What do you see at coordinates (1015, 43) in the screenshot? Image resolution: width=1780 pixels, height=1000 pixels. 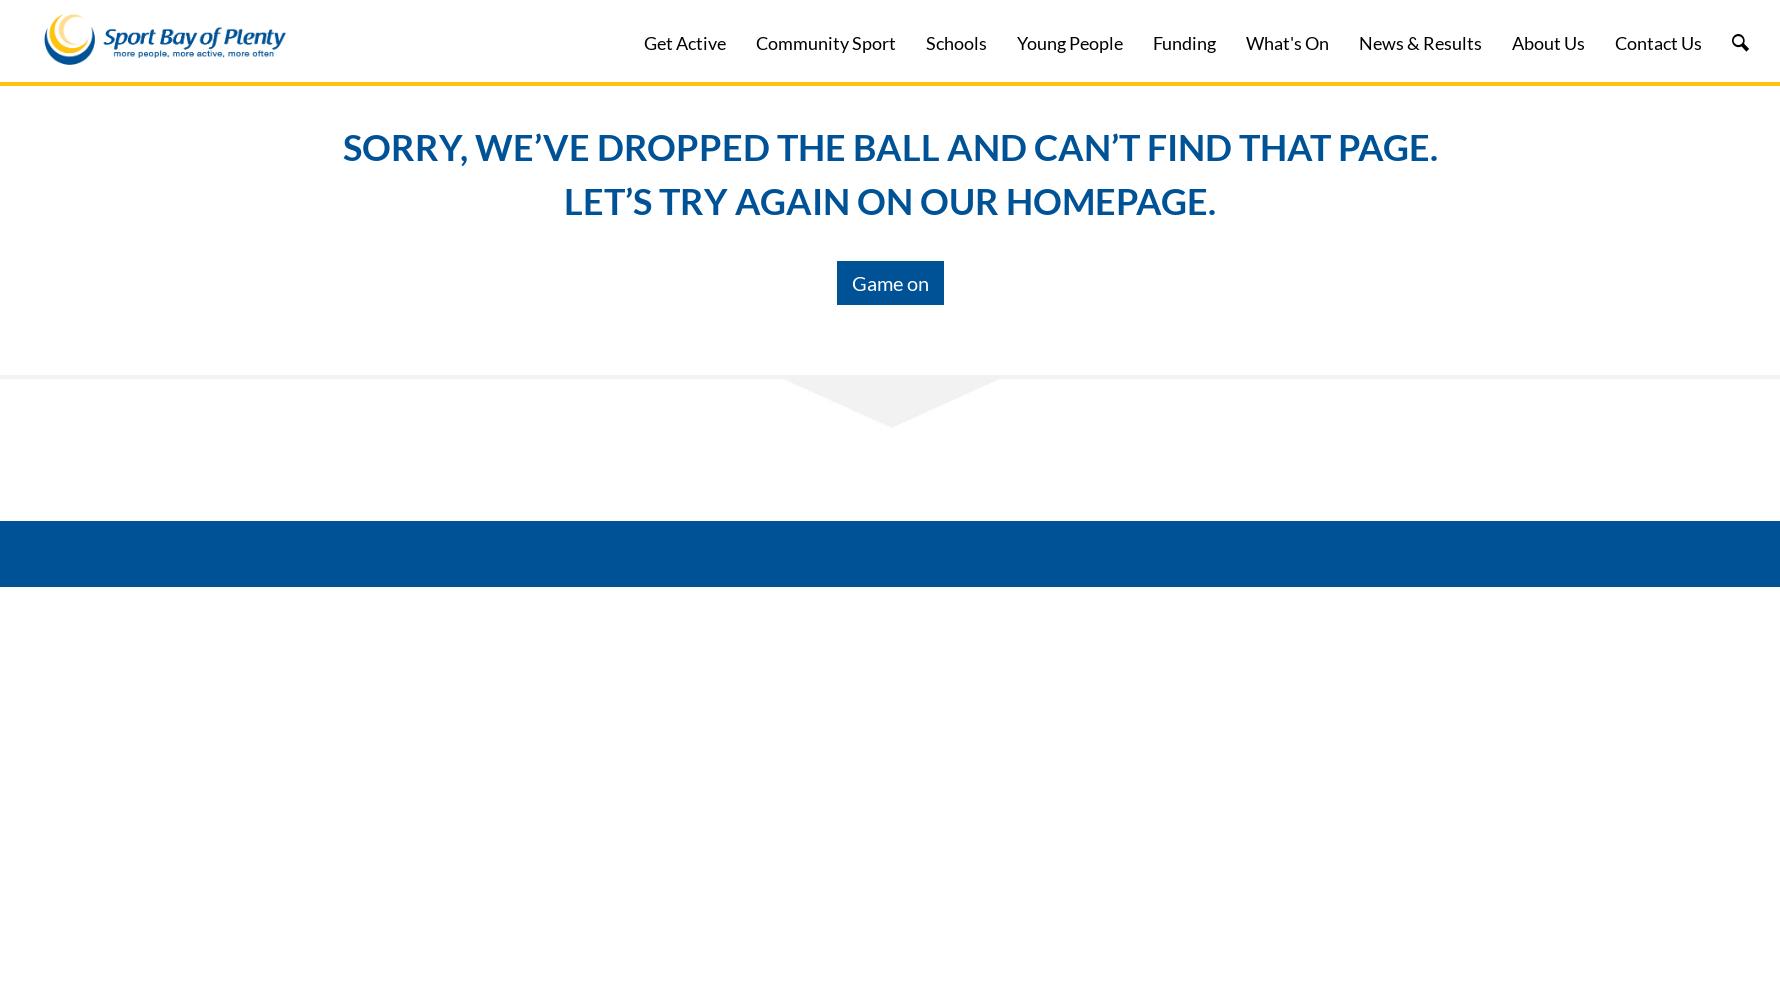 I see `'Young People'` at bounding box center [1015, 43].